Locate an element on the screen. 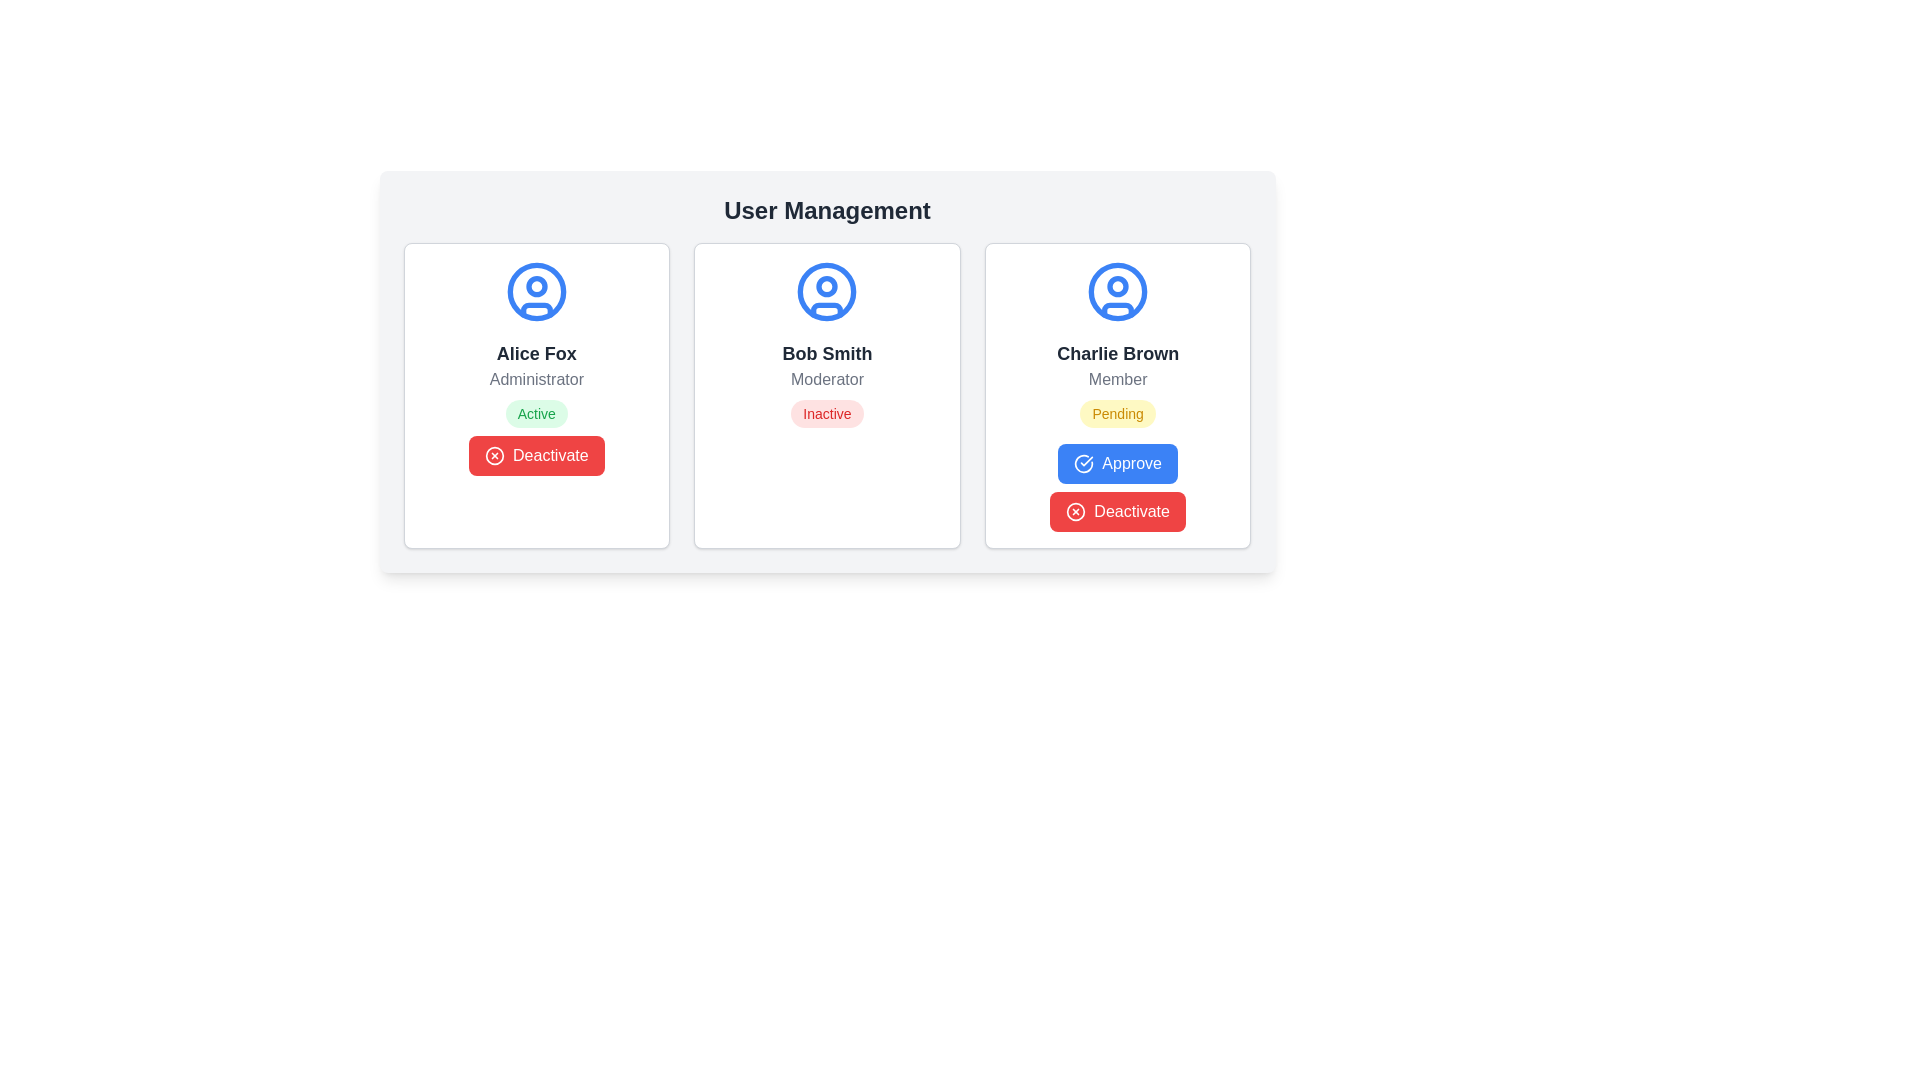 This screenshot has width=1920, height=1080. the SVG Circle that visually enhances the 'Deactivate' functionality of the button labeled 'Deactivate' for 'Alice Fox' is located at coordinates (494, 455).